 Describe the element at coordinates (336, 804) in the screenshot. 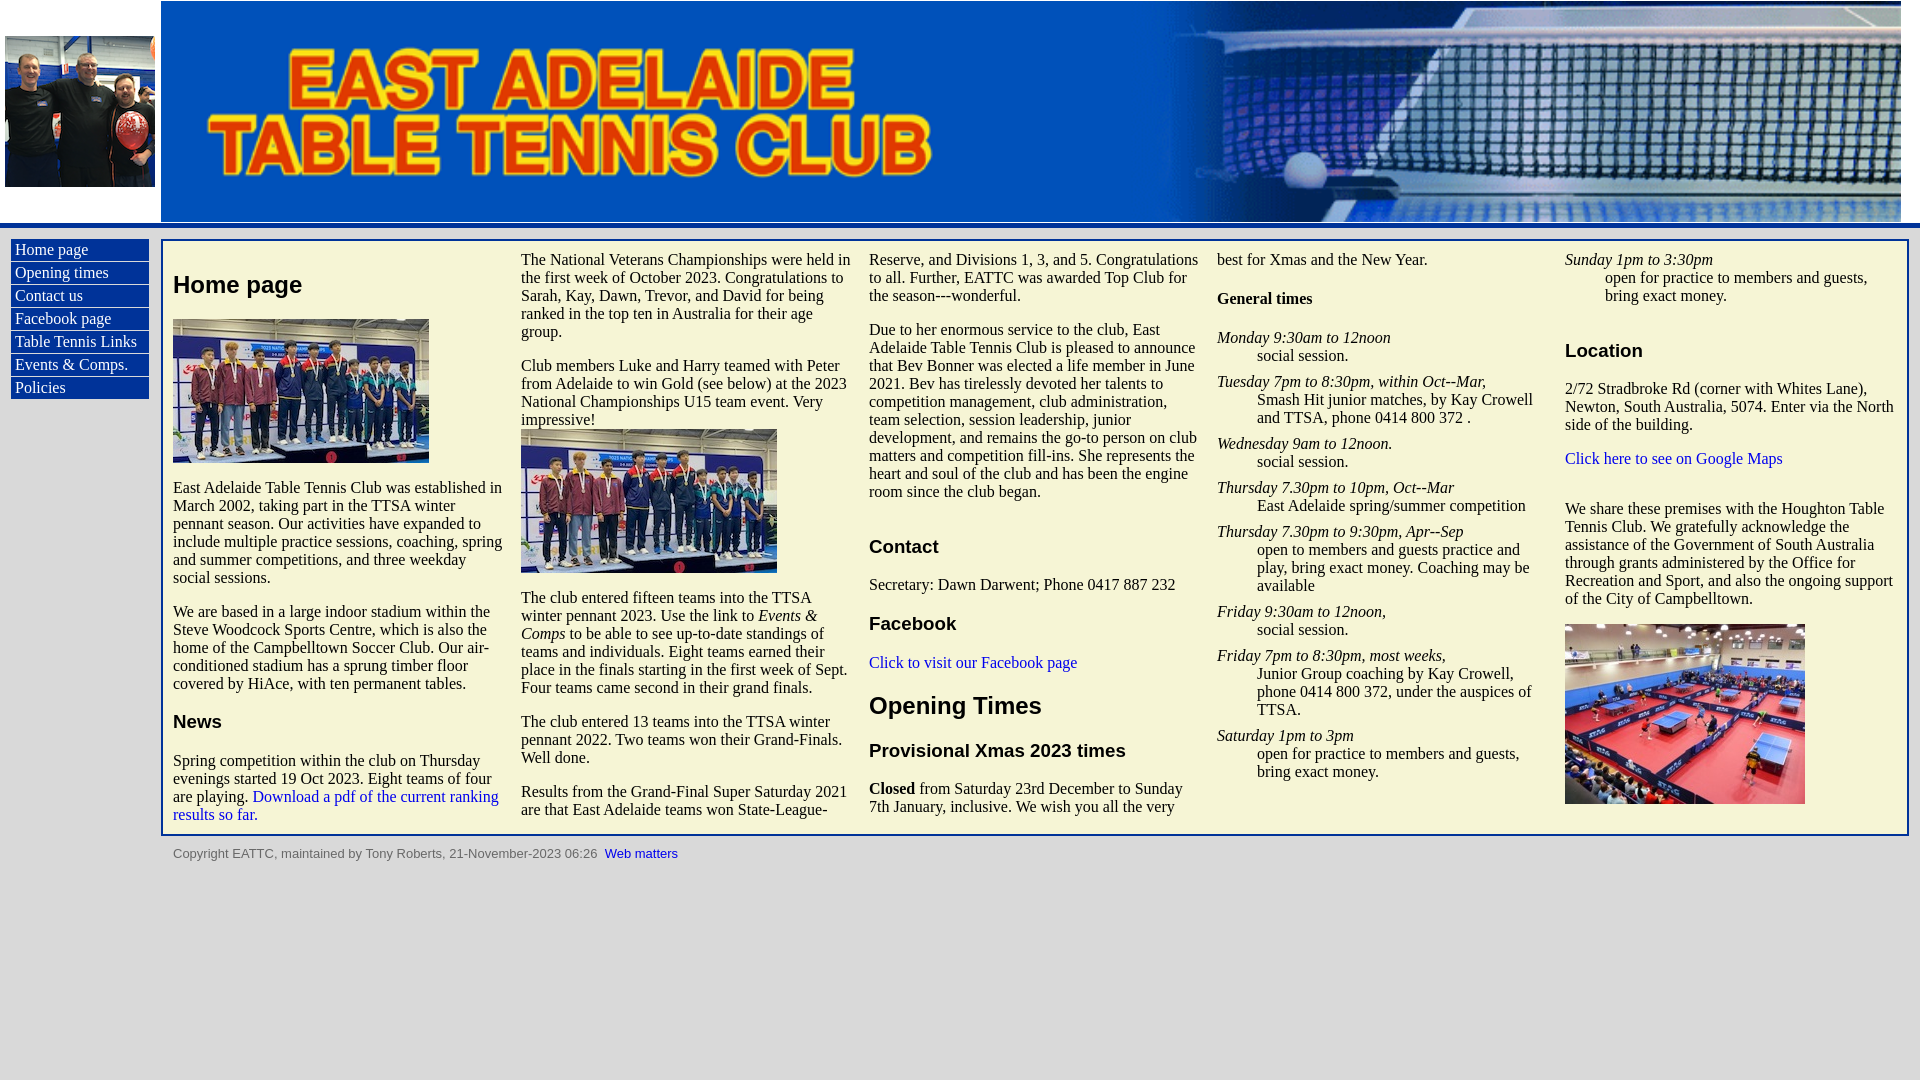

I see `'Download a pdf of the current ranking results so far.'` at that location.